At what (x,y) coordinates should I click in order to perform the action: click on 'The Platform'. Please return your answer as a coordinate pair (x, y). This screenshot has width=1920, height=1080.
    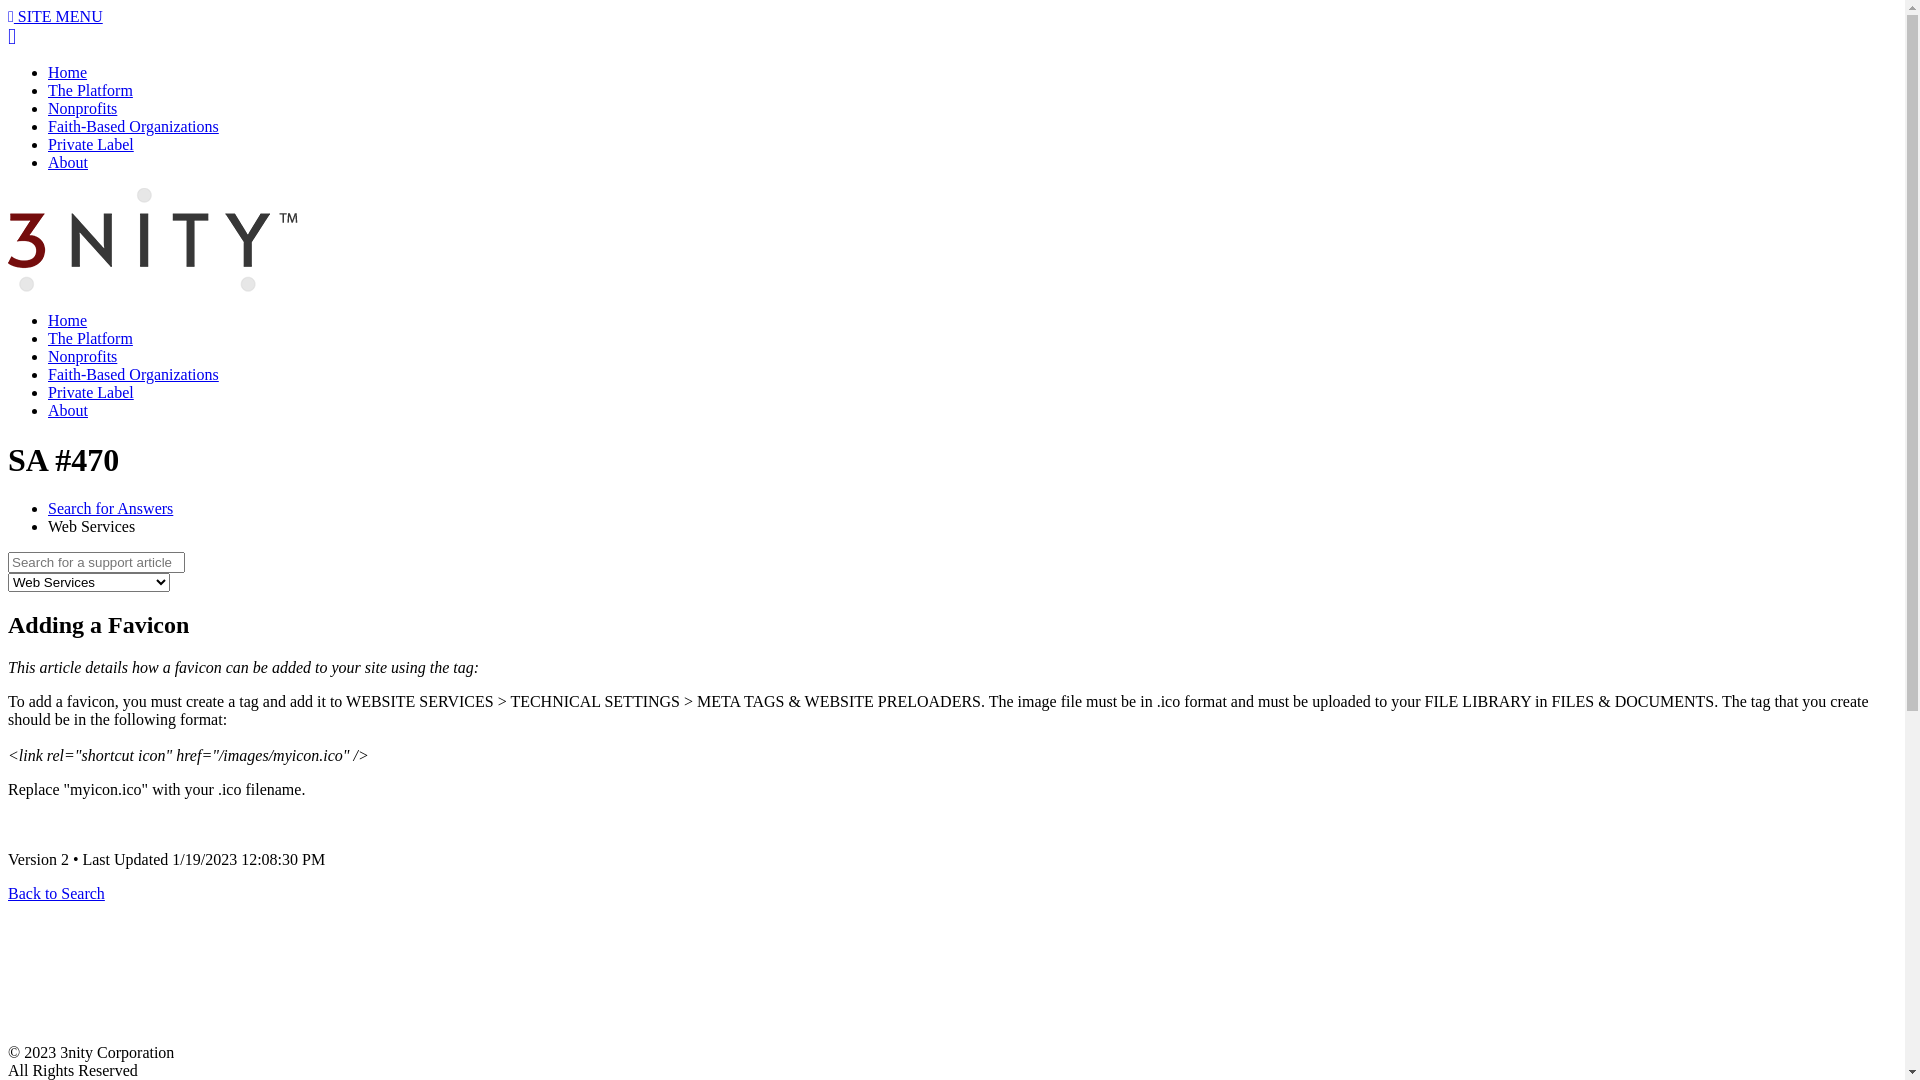
    Looking at the image, I should click on (89, 90).